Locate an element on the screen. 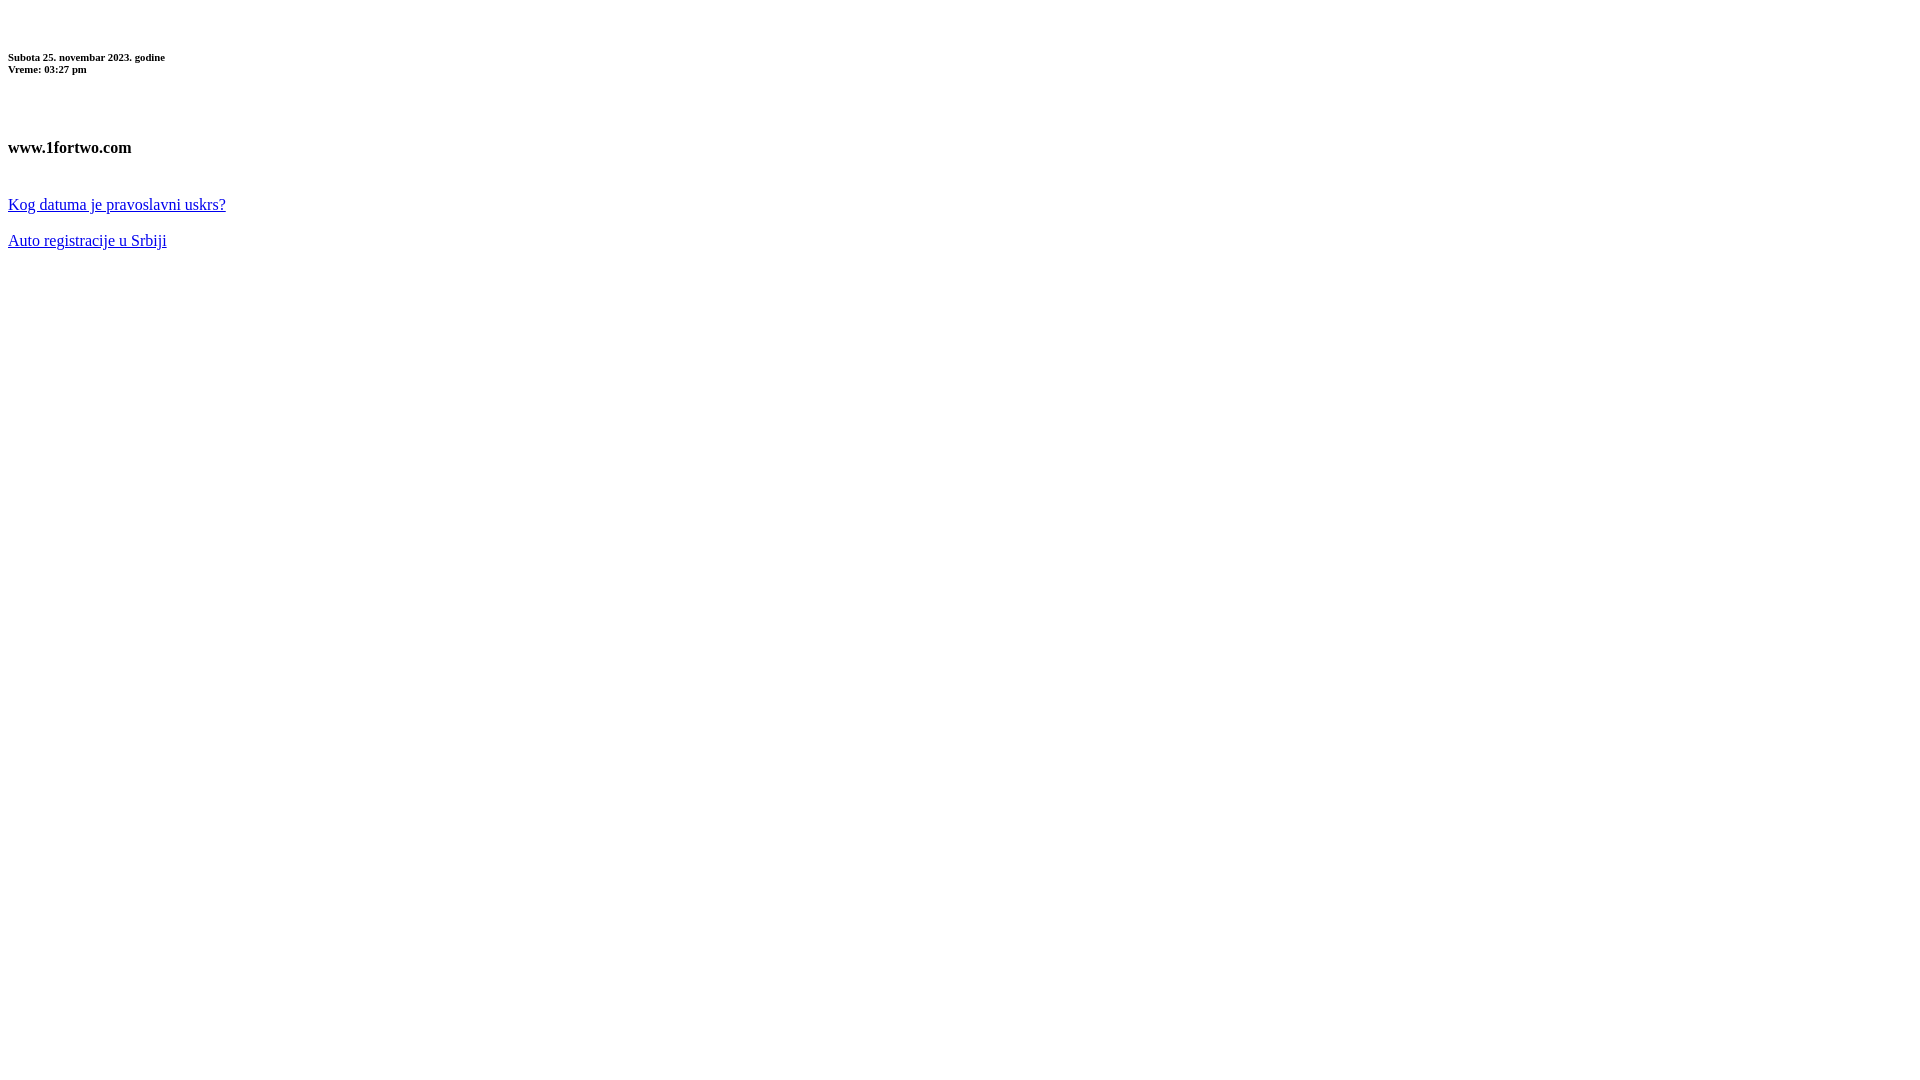  'Auto registracije u Srbiji' is located at coordinates (86, 239).